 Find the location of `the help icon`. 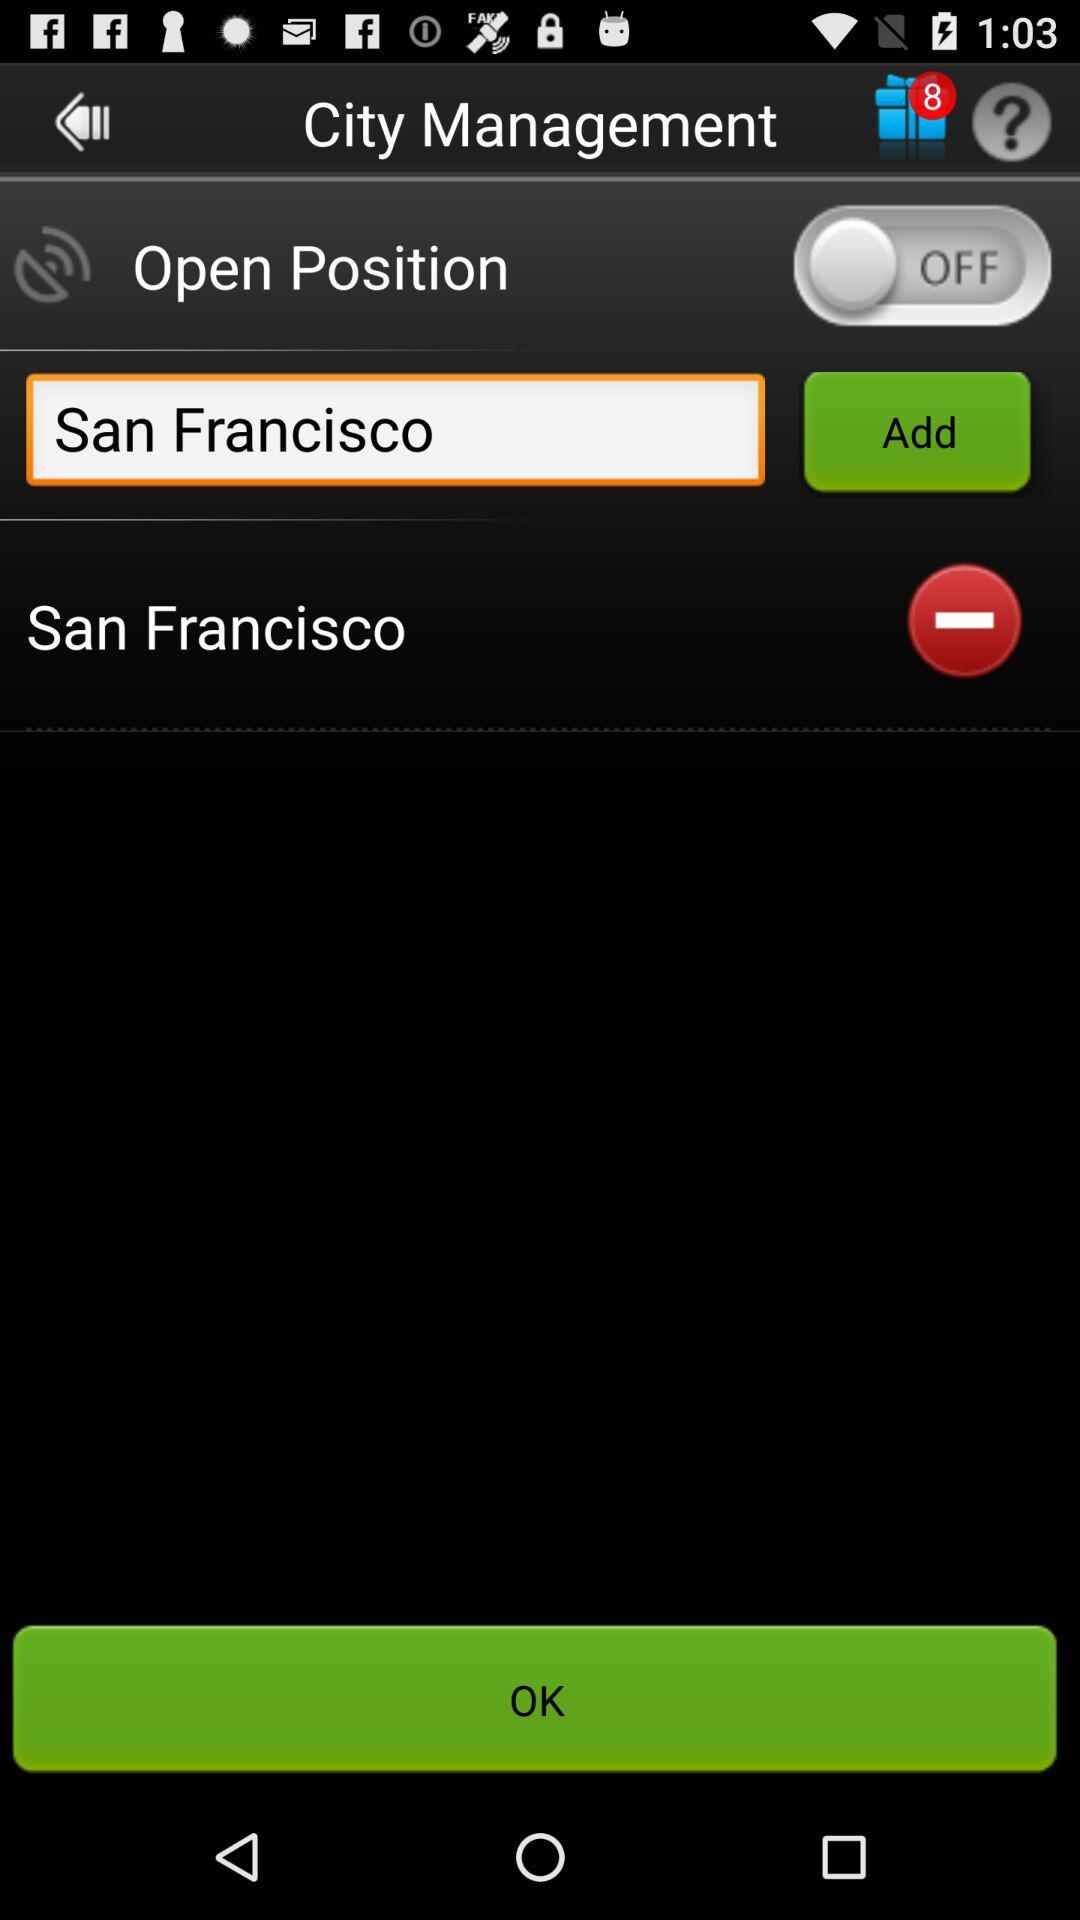

the help icon is located at coordinates (1011, 129).